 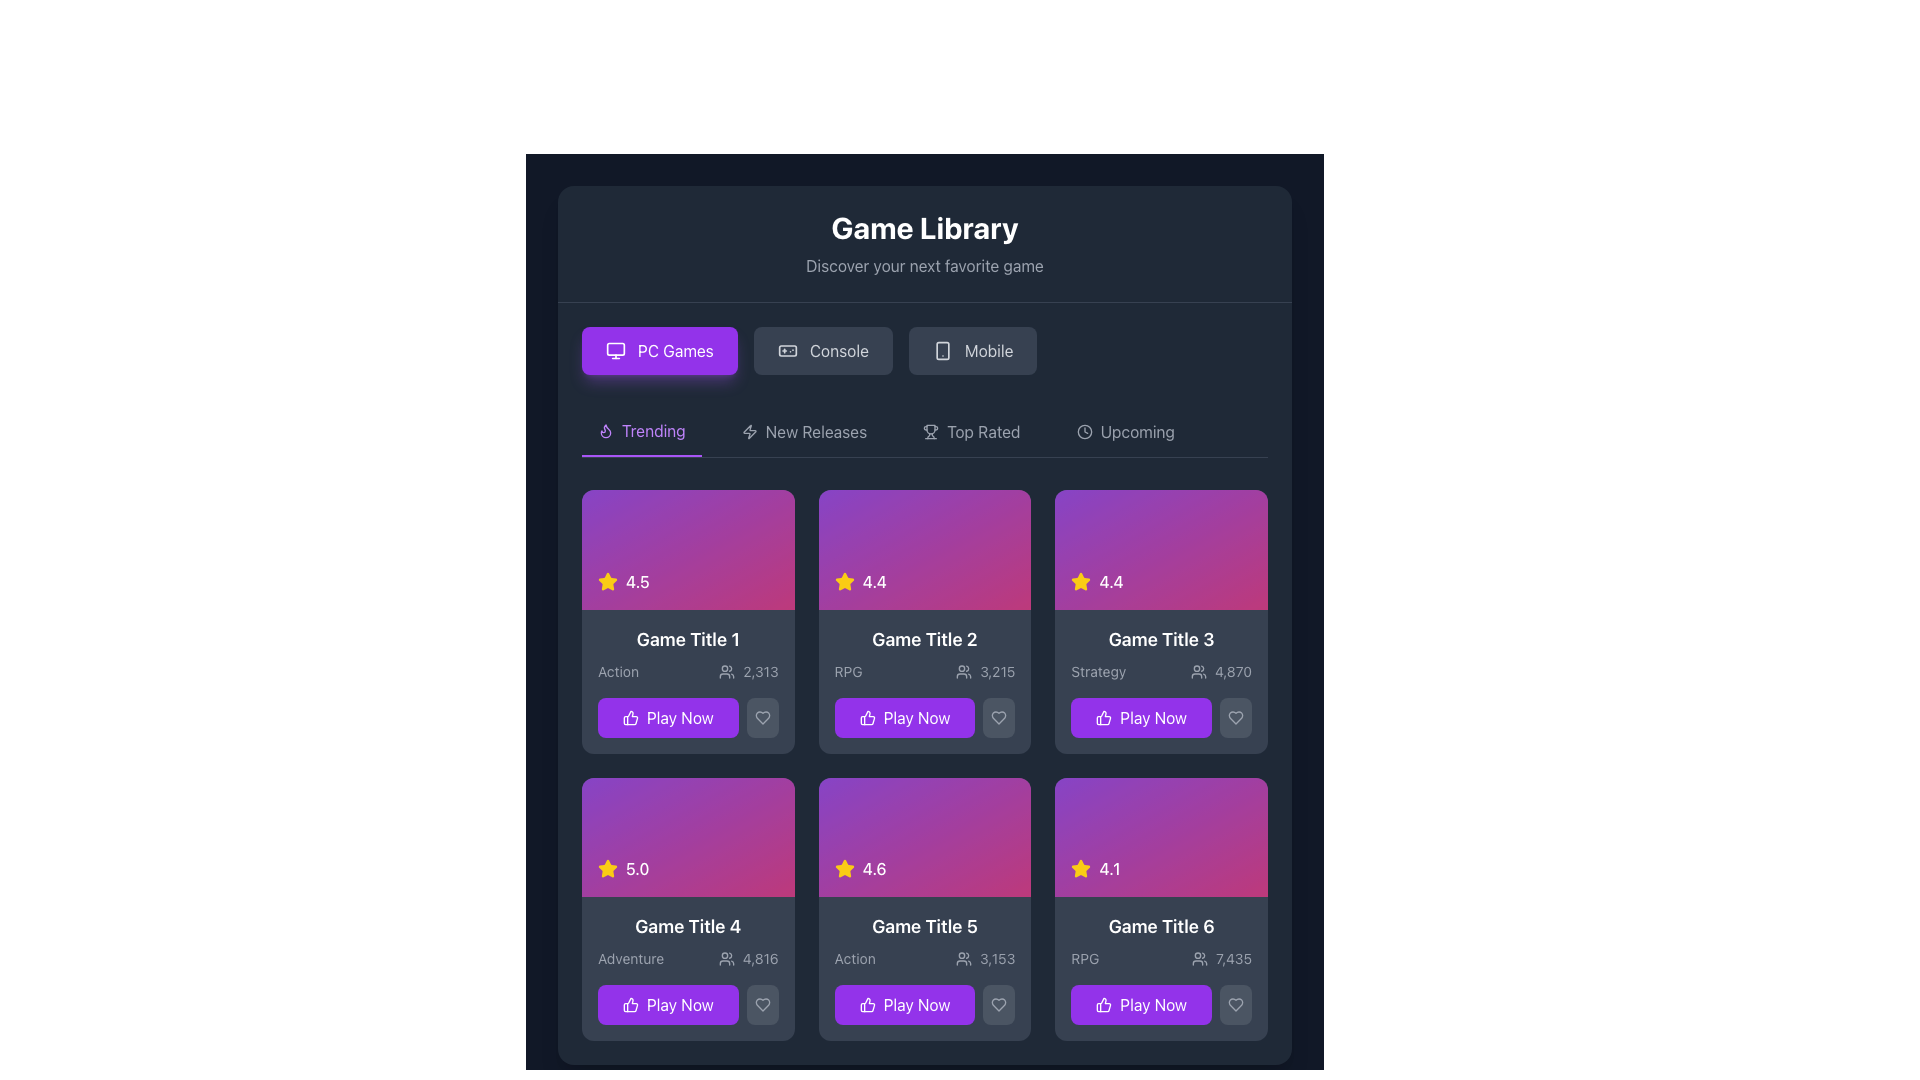 I want to click on the 'Console' text label within the category selector button to focus on it, so click(x=839, y=350).